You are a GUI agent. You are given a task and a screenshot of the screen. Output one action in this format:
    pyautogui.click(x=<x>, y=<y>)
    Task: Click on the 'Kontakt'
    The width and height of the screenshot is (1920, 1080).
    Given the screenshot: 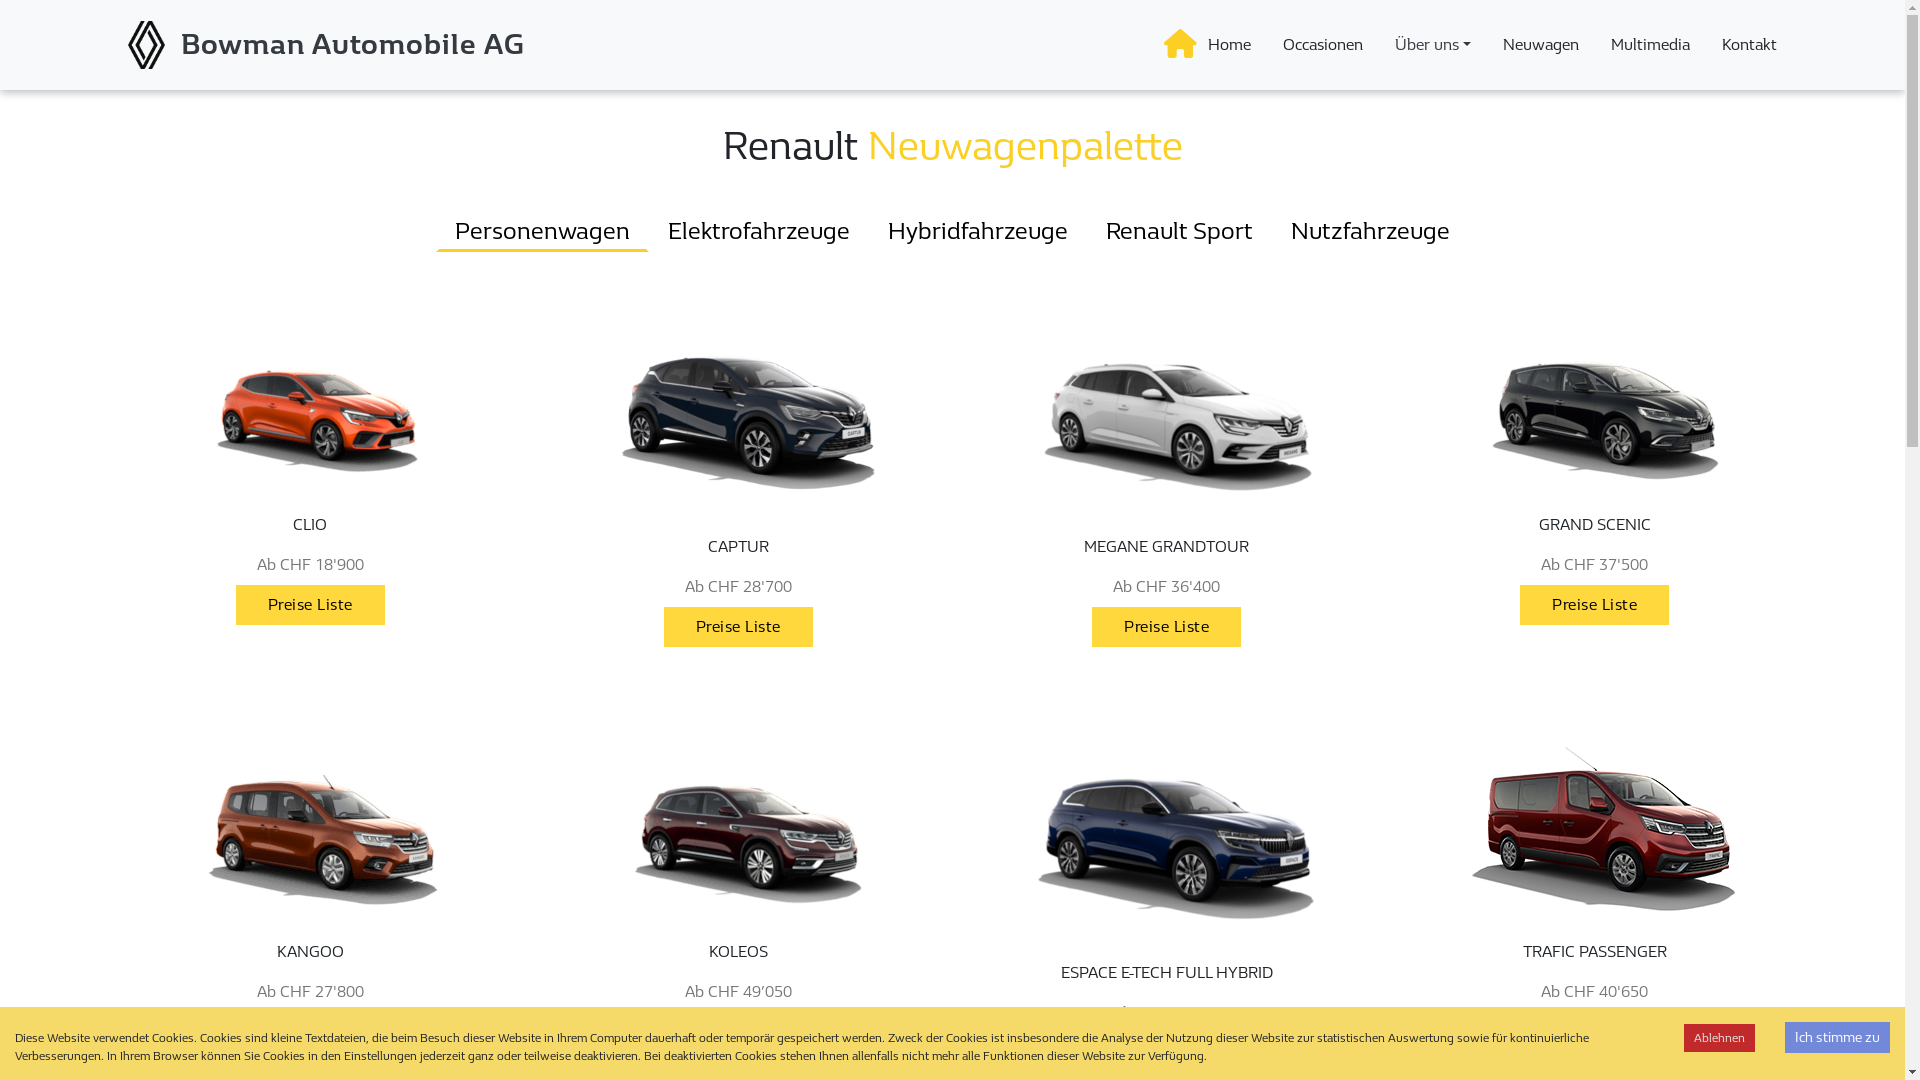 What is the action you would take?
    pyautogui.click(x=1712, y=45)
    